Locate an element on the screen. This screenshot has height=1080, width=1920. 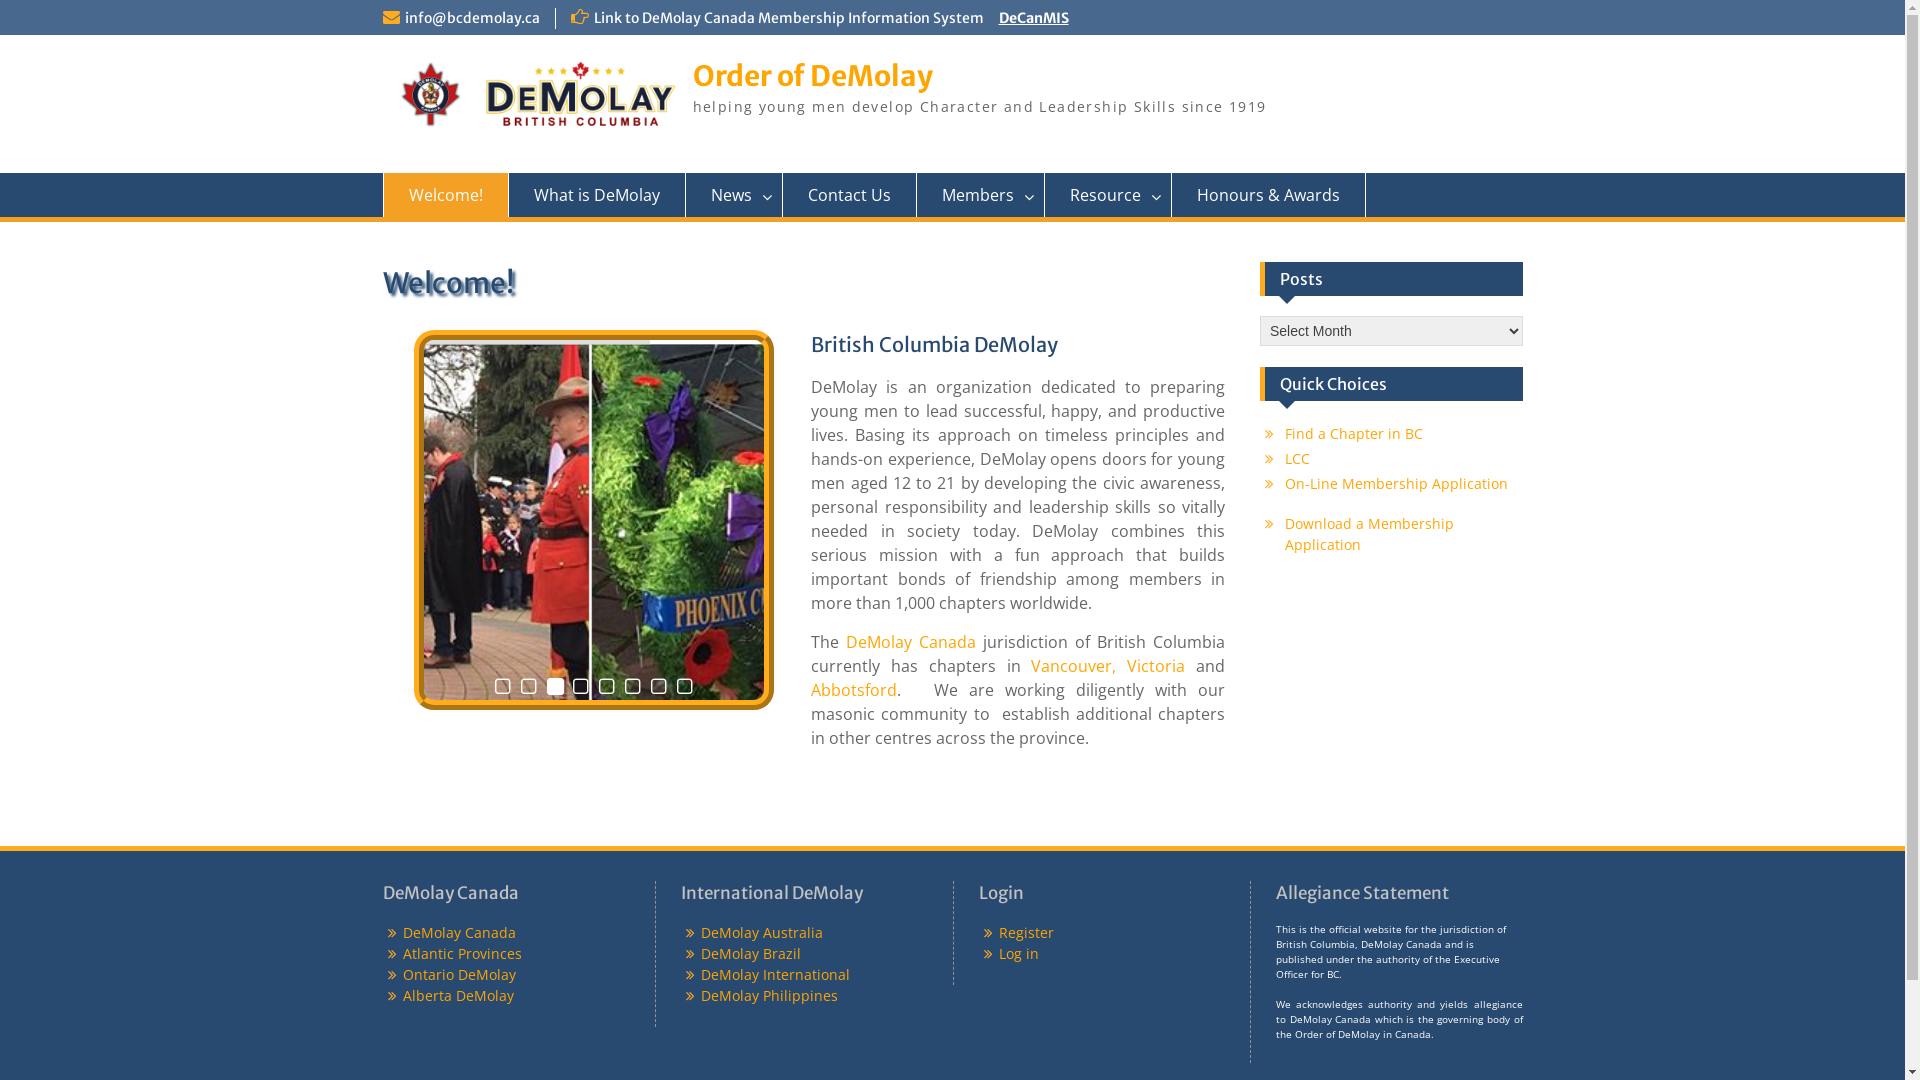
'News' is located at coordinates (733, 195).